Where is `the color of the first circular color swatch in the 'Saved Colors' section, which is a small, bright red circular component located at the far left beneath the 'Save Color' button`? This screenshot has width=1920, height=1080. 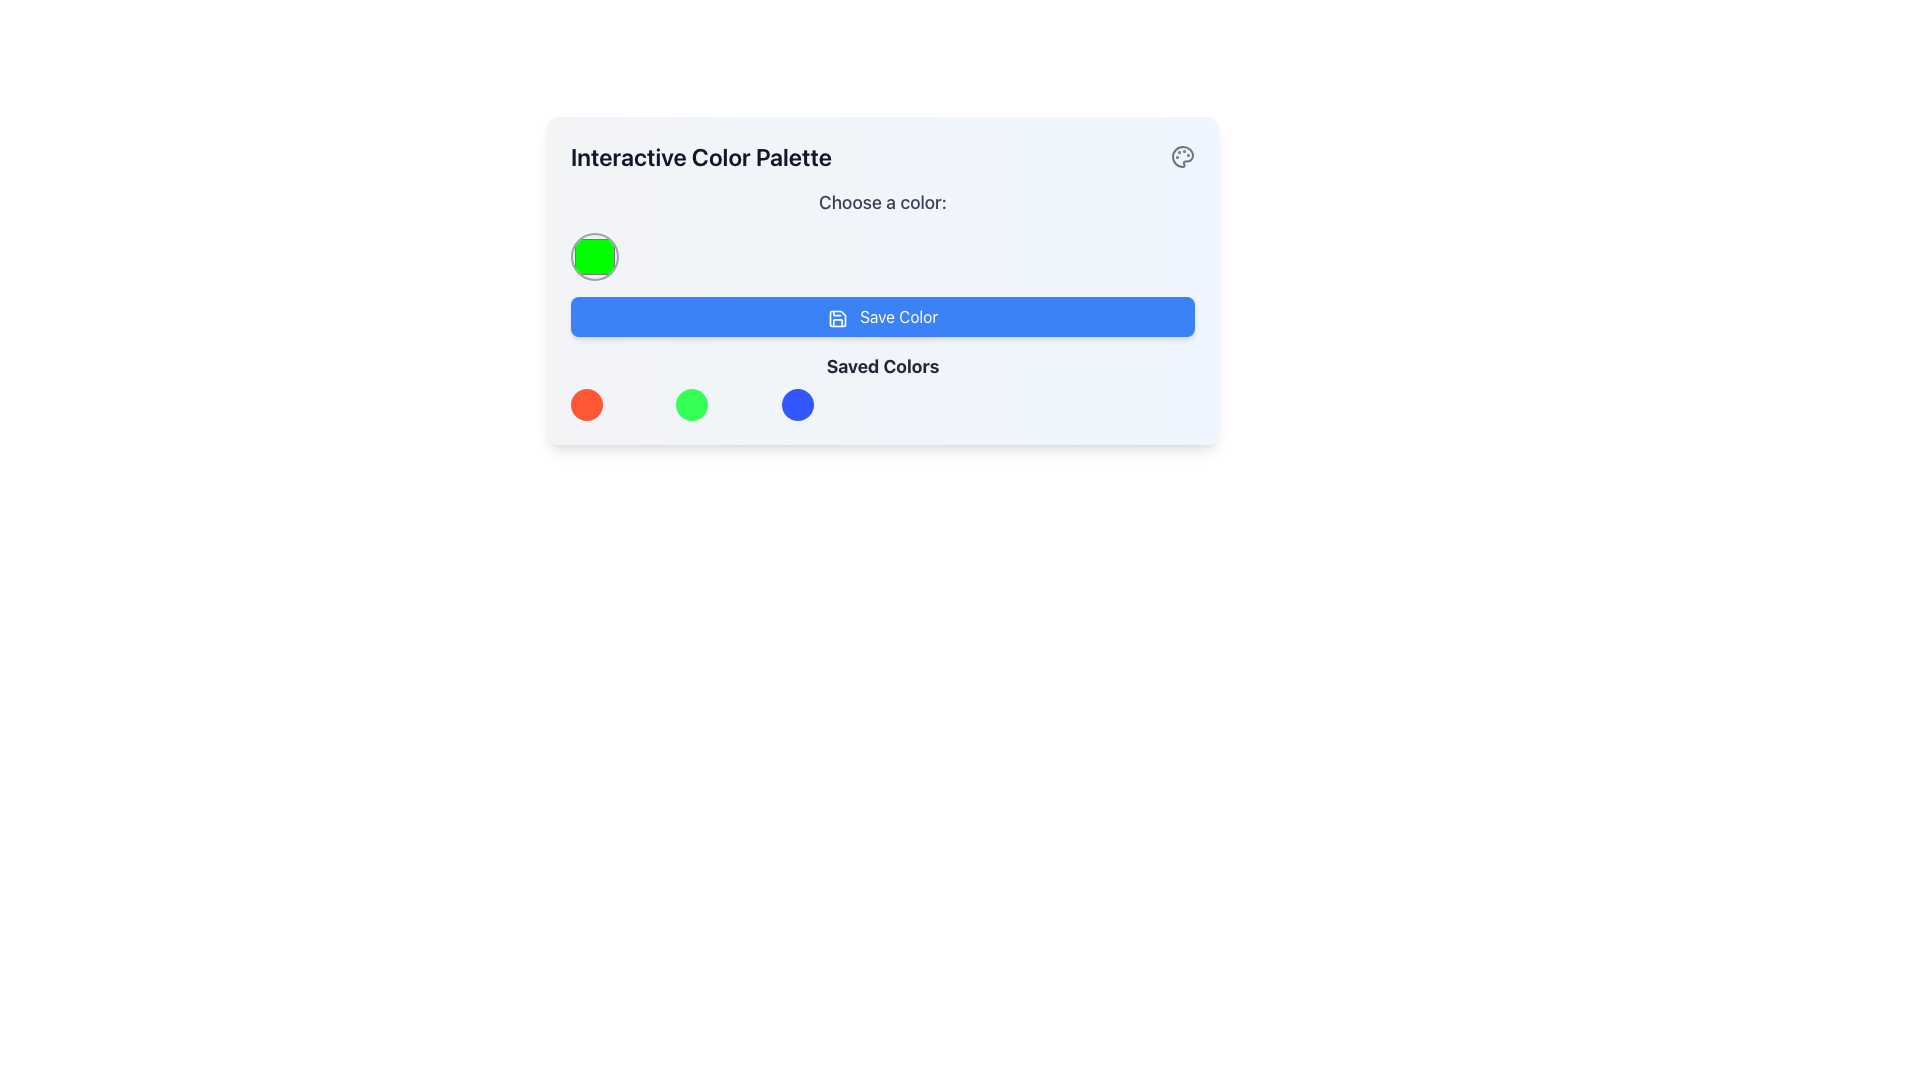
the color of the first circular color swatch in the 'Saved Colors' section, which is a small, bright red circular component located at the far left beneath the 'Save Color' button is located at coordinates (585, 405).